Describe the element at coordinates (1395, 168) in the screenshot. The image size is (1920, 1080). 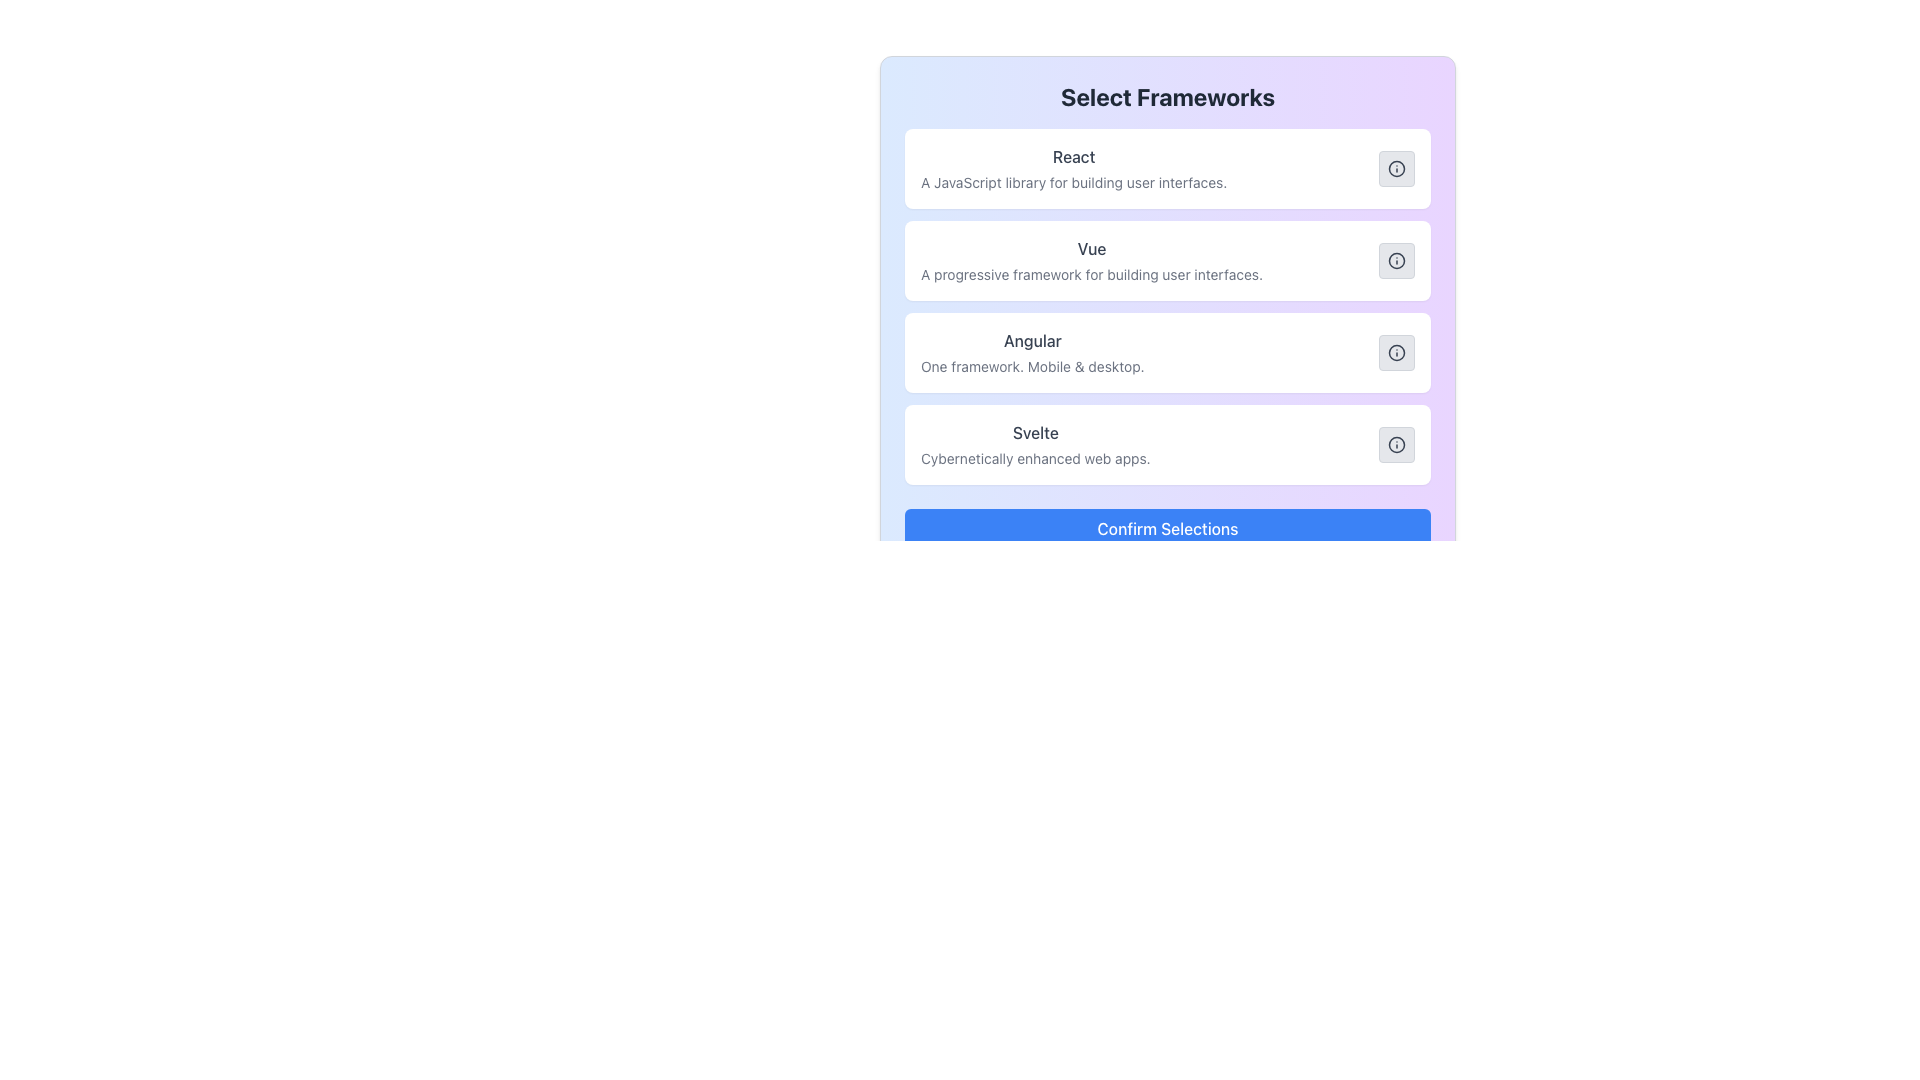
I see `the circular boundary of the information icon located to the right of the 'React' framework selection option` at that location.